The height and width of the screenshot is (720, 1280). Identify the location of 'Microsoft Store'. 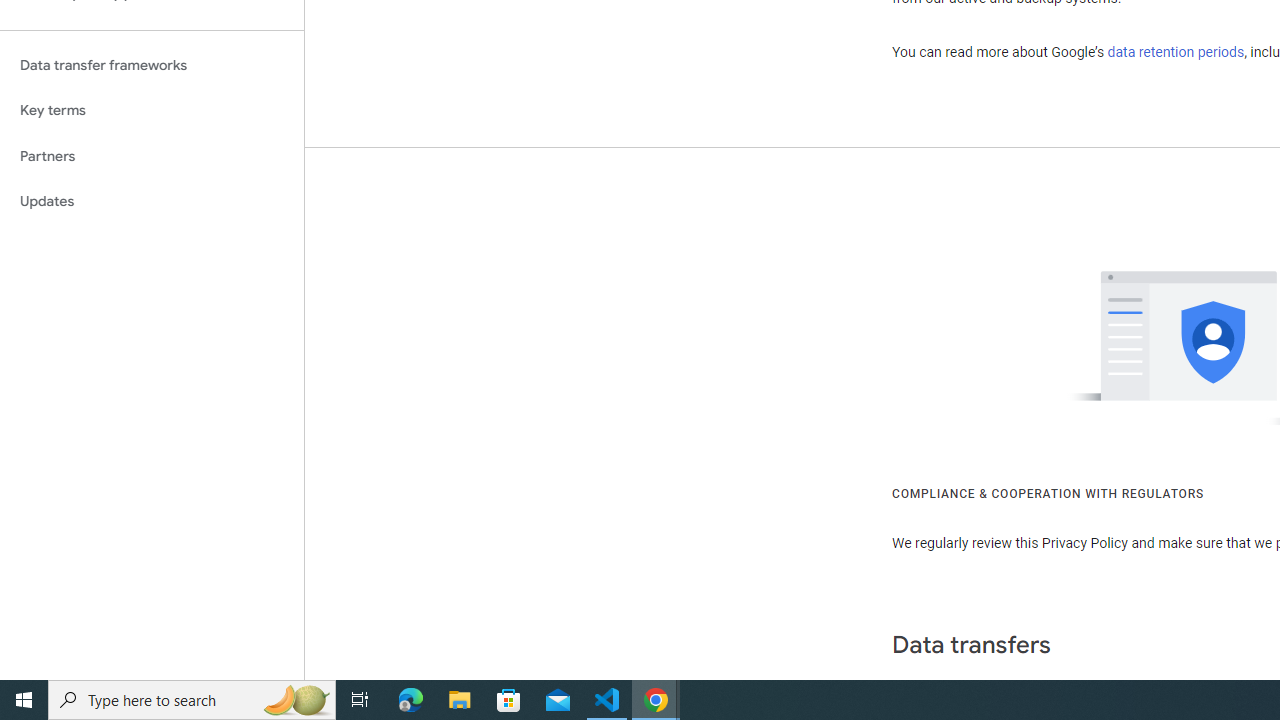
(509, 698).